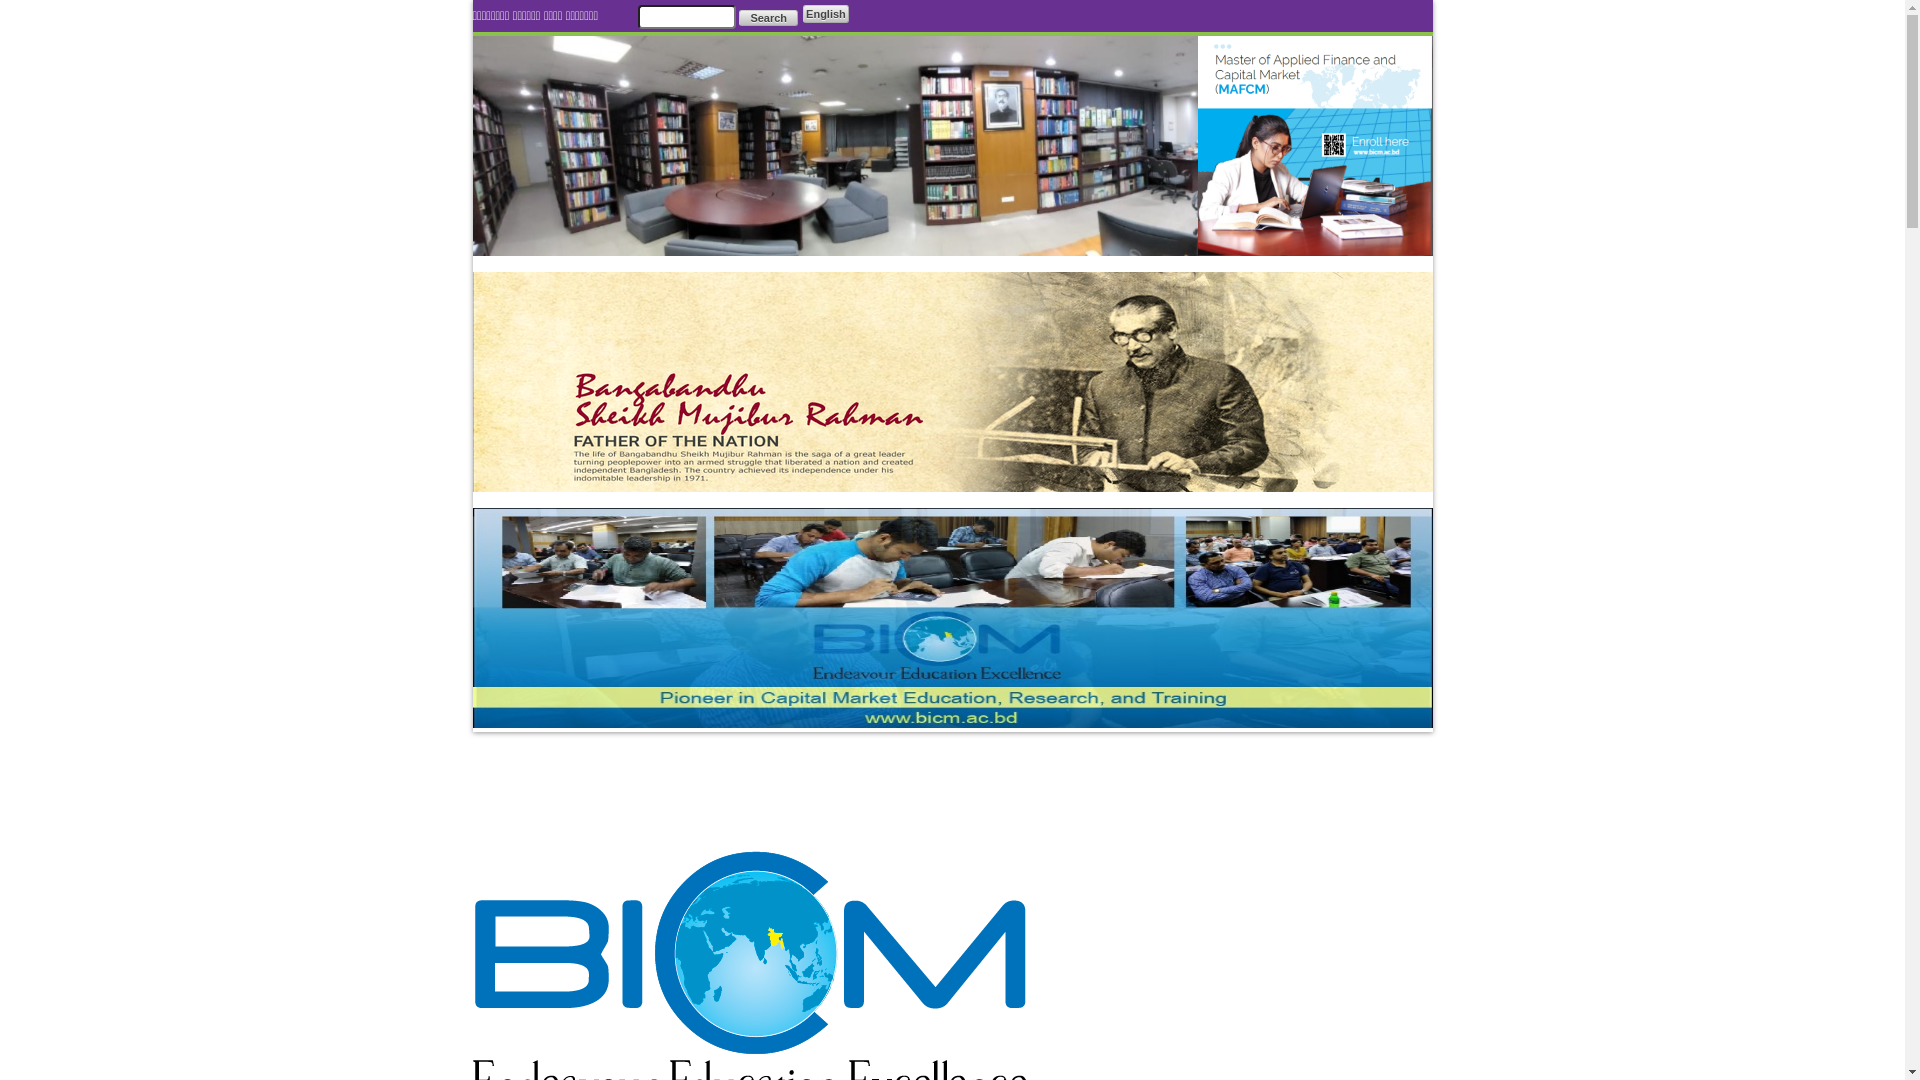 The height and width of the screenshot is (1080, 1920). What do you see at coordinates (825, 14) in the screenshot?
I see `'English'` at bounding box center [825, 14].